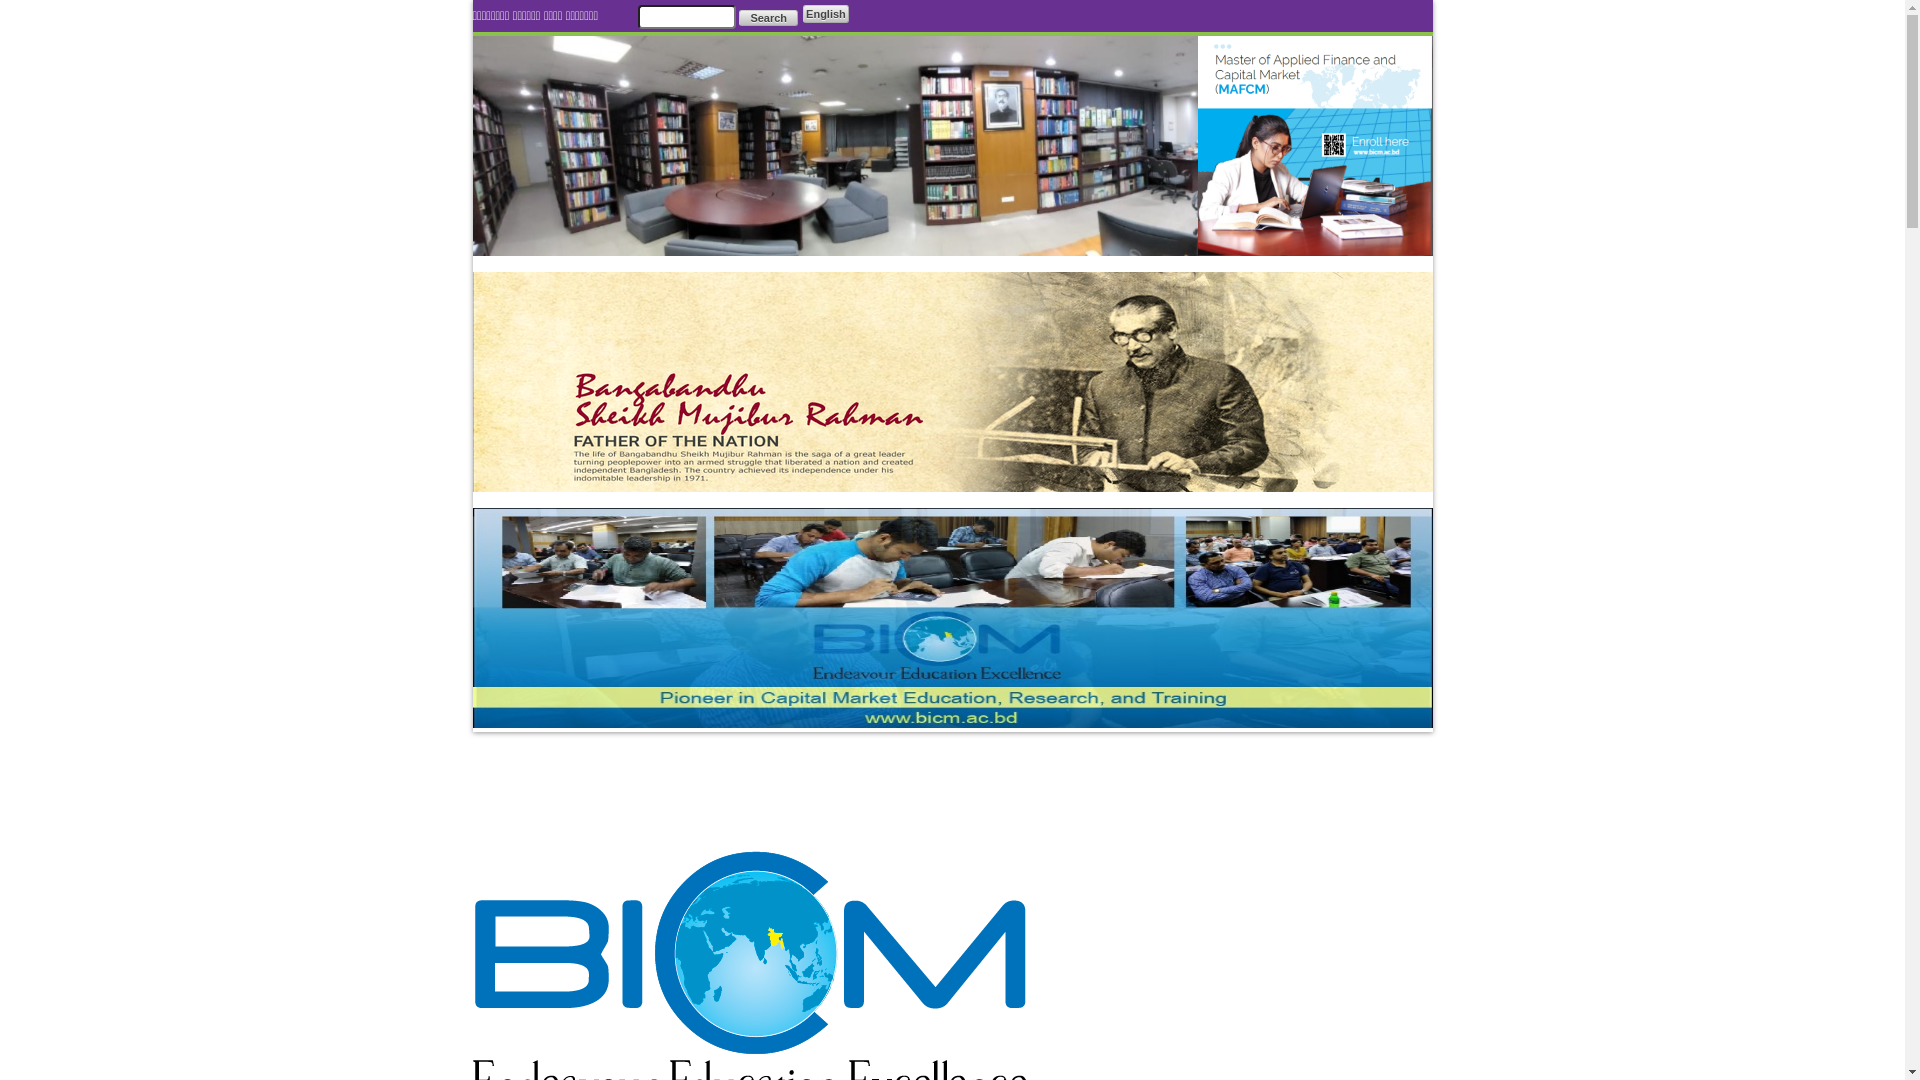 The height and width of the screenshot is (1080, 1920). What do you see at coordinates (825, 14) in the screenshot?
I see `'English'` at bounding box center [825, 14].